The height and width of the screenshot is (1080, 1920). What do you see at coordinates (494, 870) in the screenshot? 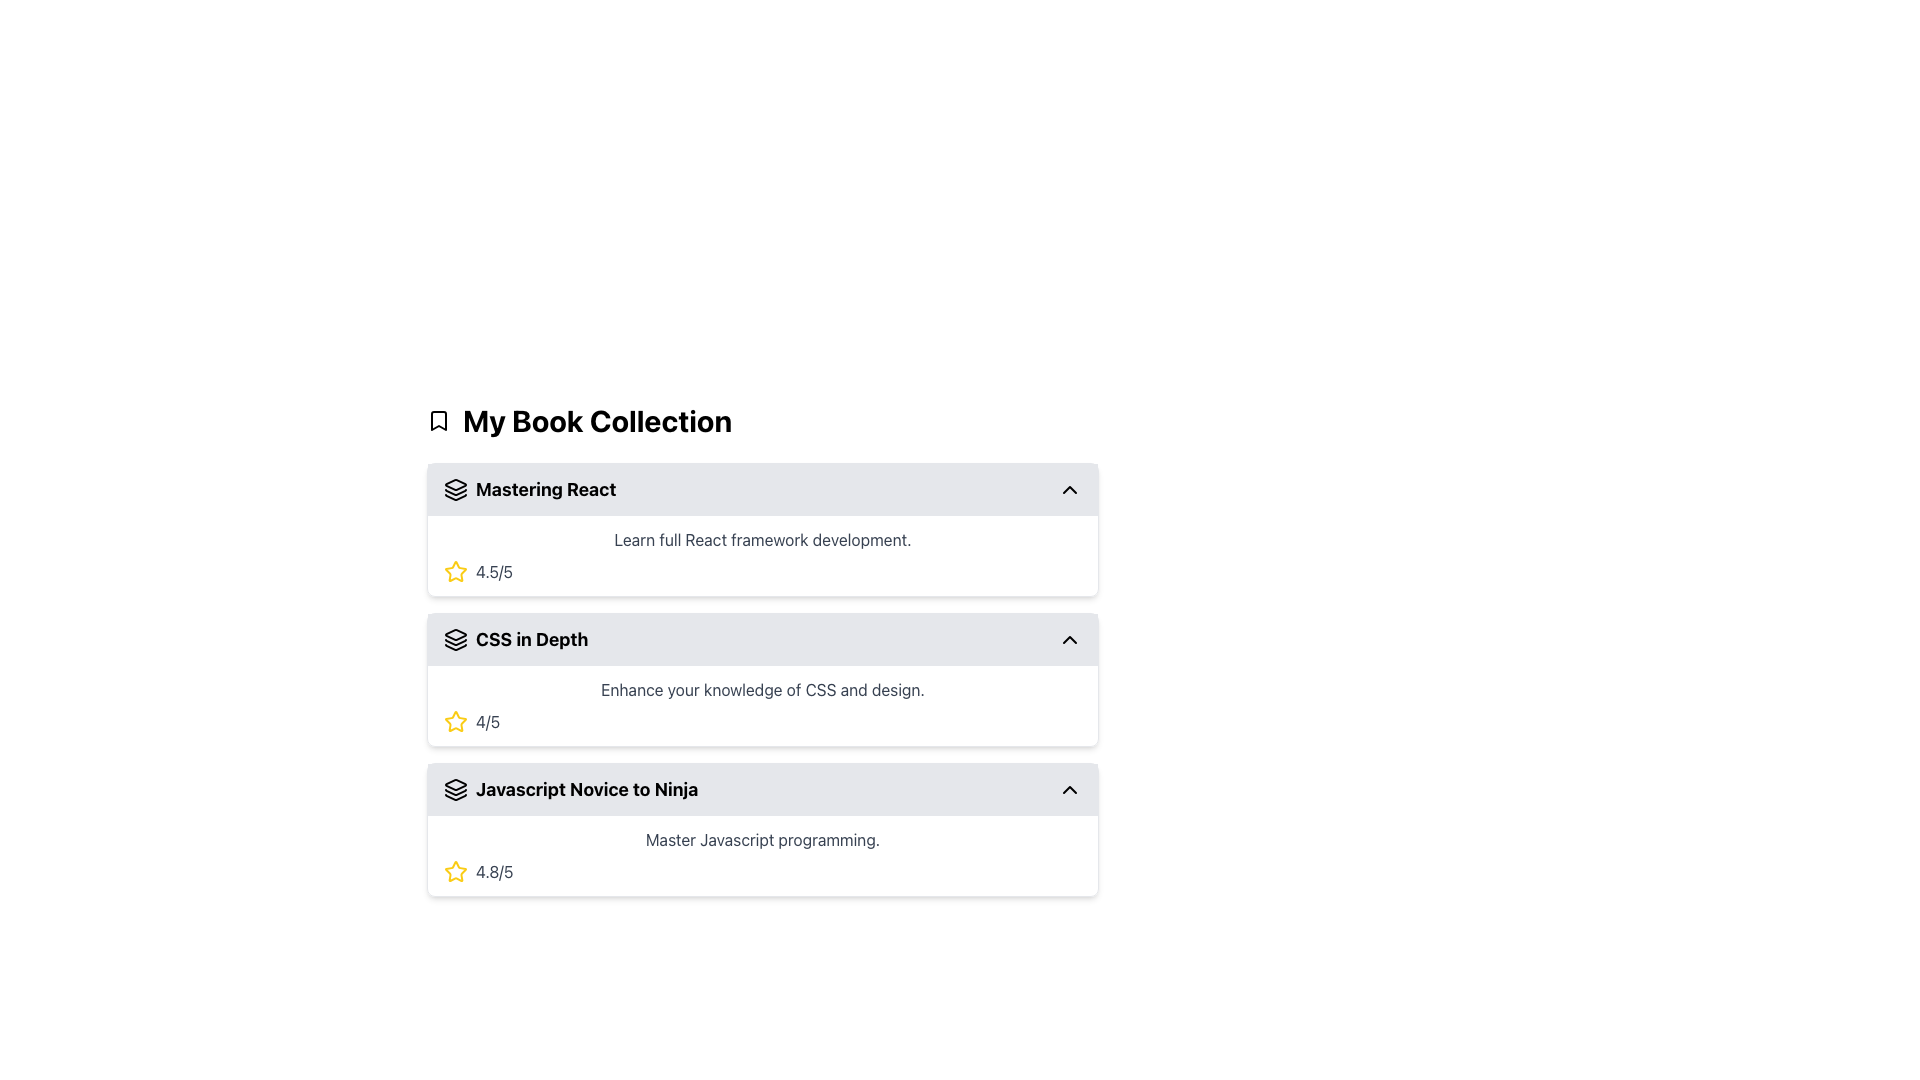
I see `the text displaying '4.8/5' located next to the yellow star icon on the third card titled 'Javascript Novice to Ninja' in the 'My Book Collection' section` at bounding box center [494, 870].